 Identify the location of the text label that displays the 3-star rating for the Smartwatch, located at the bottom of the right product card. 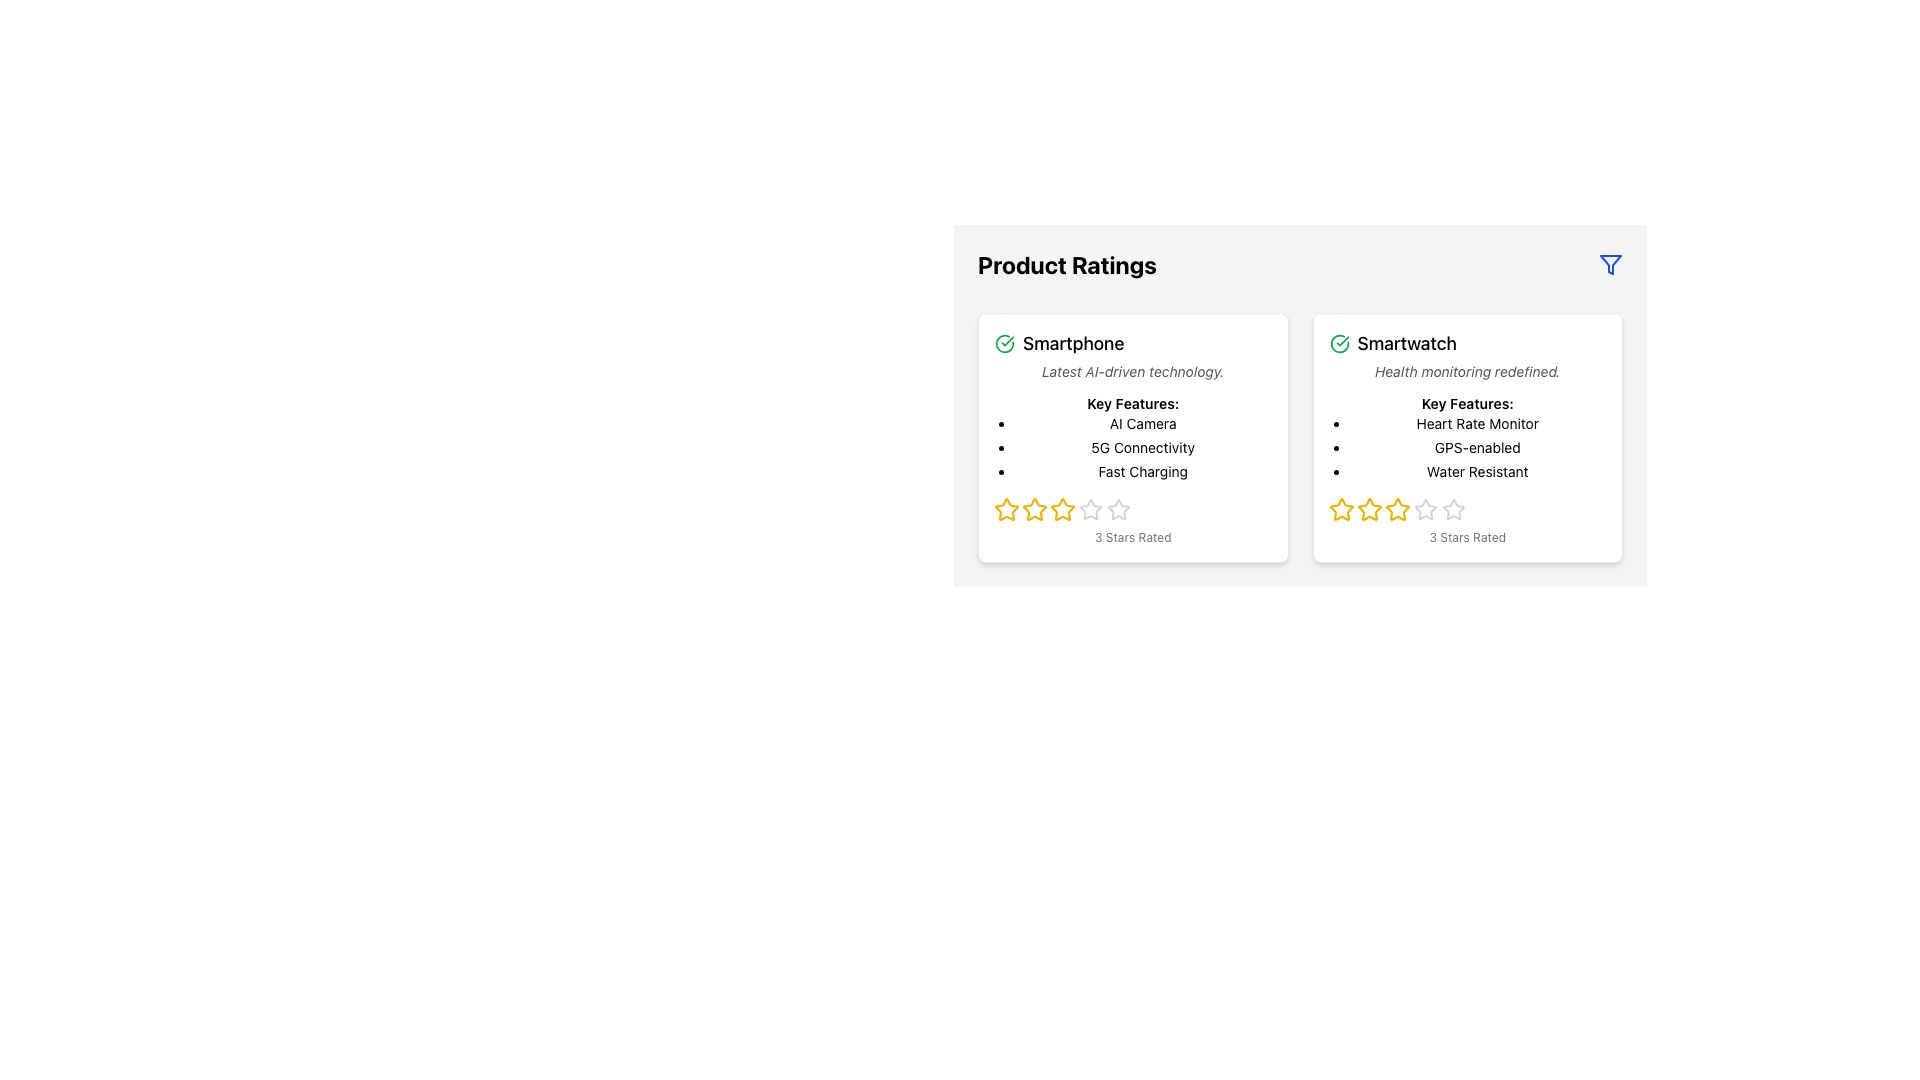
(1467, 536).